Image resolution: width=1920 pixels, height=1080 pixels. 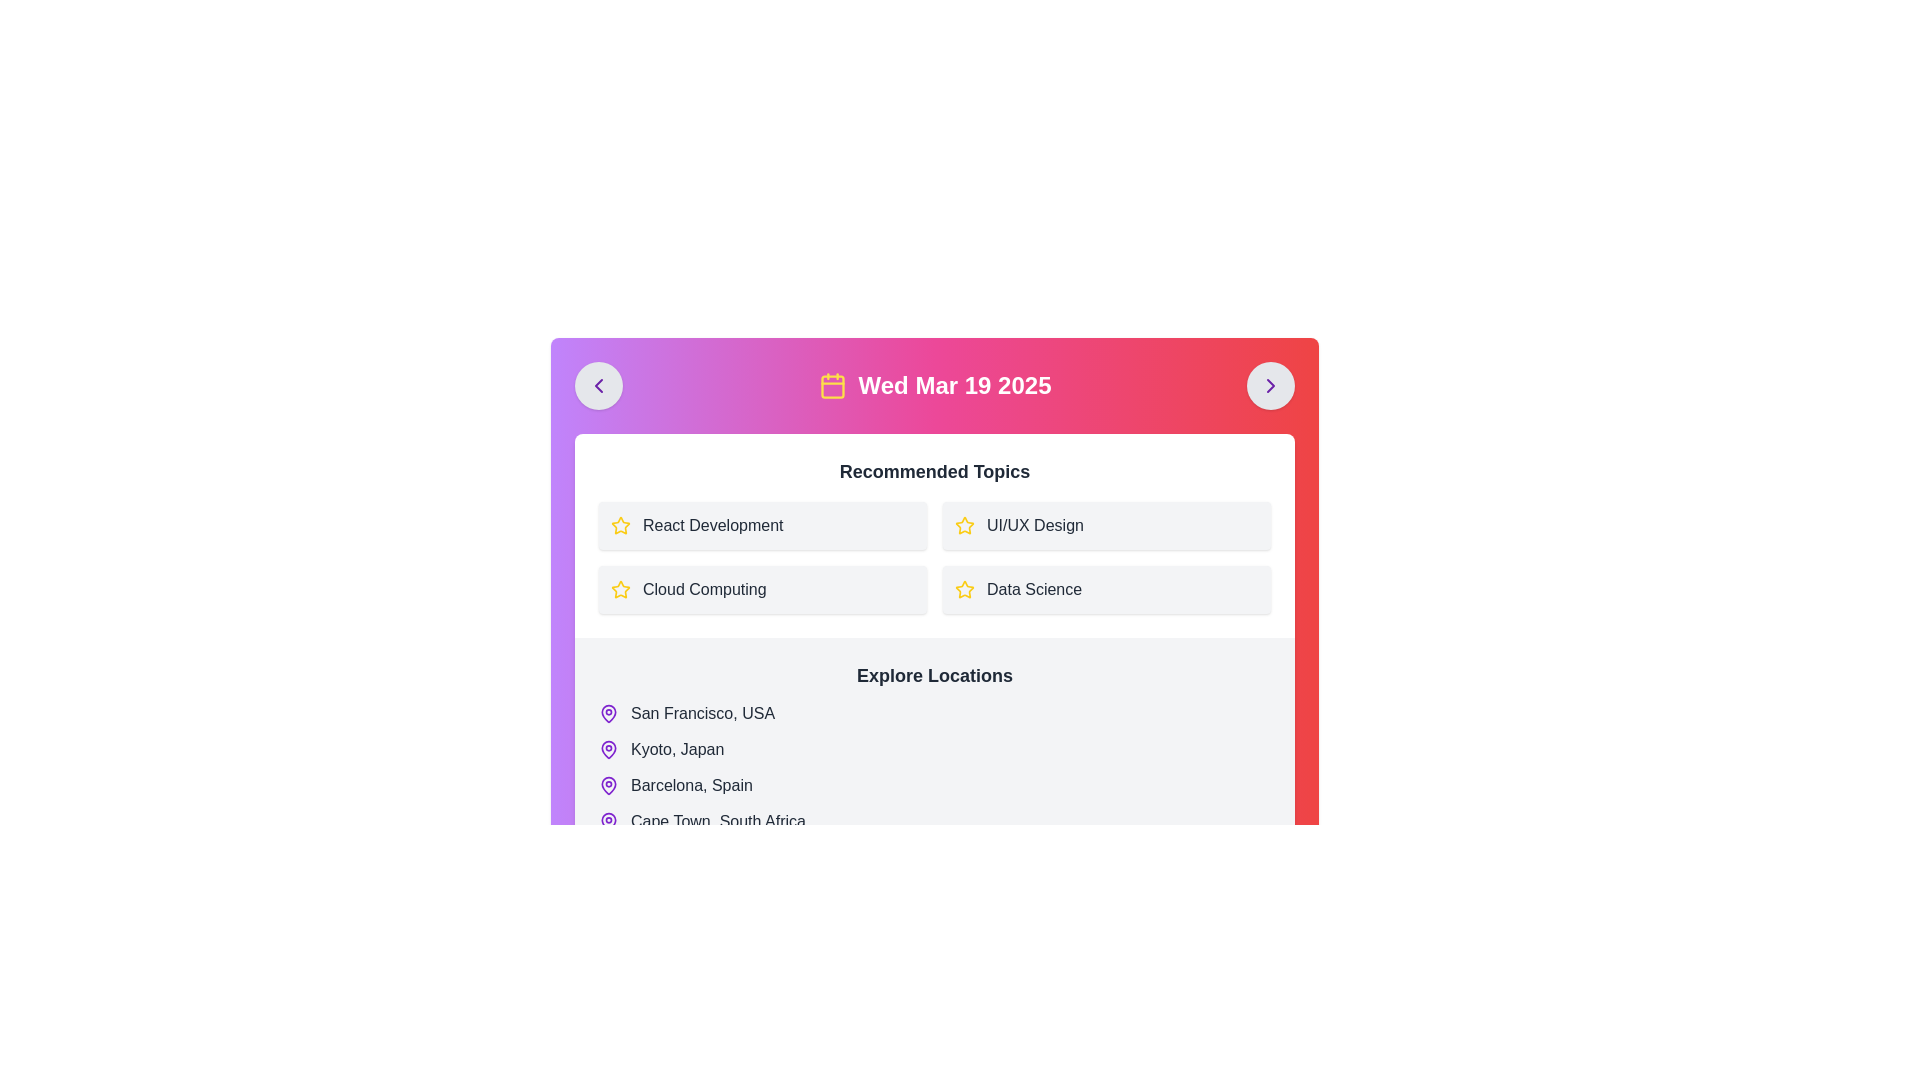 What do you see at coordinates (619, 588) in the screenshot?
I see `the star icon located on the left side of the 'Recommended Topics' section, adjacent to the text 'React Development', to favorite or un-favorite the topic` at bounding box center [619, 588].